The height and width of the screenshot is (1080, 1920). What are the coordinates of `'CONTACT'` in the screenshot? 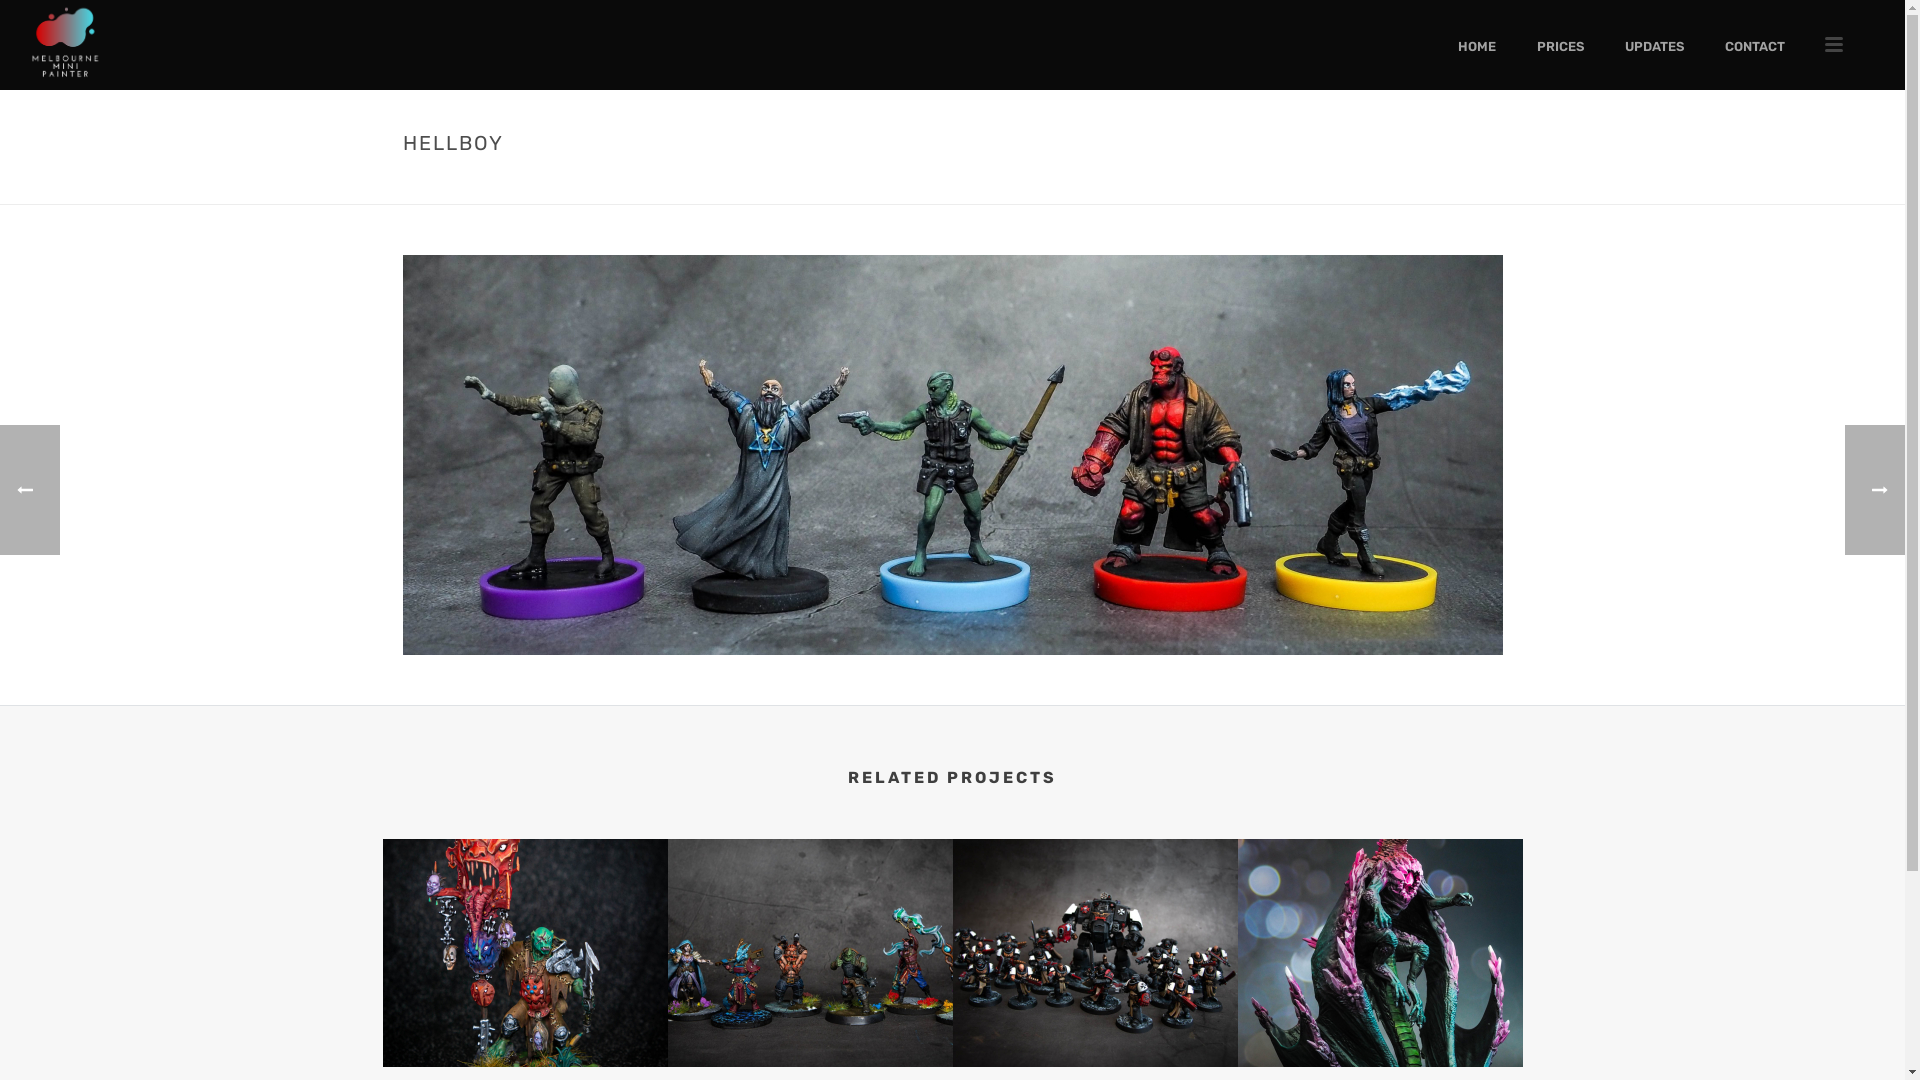 It's located at (1754, 45).